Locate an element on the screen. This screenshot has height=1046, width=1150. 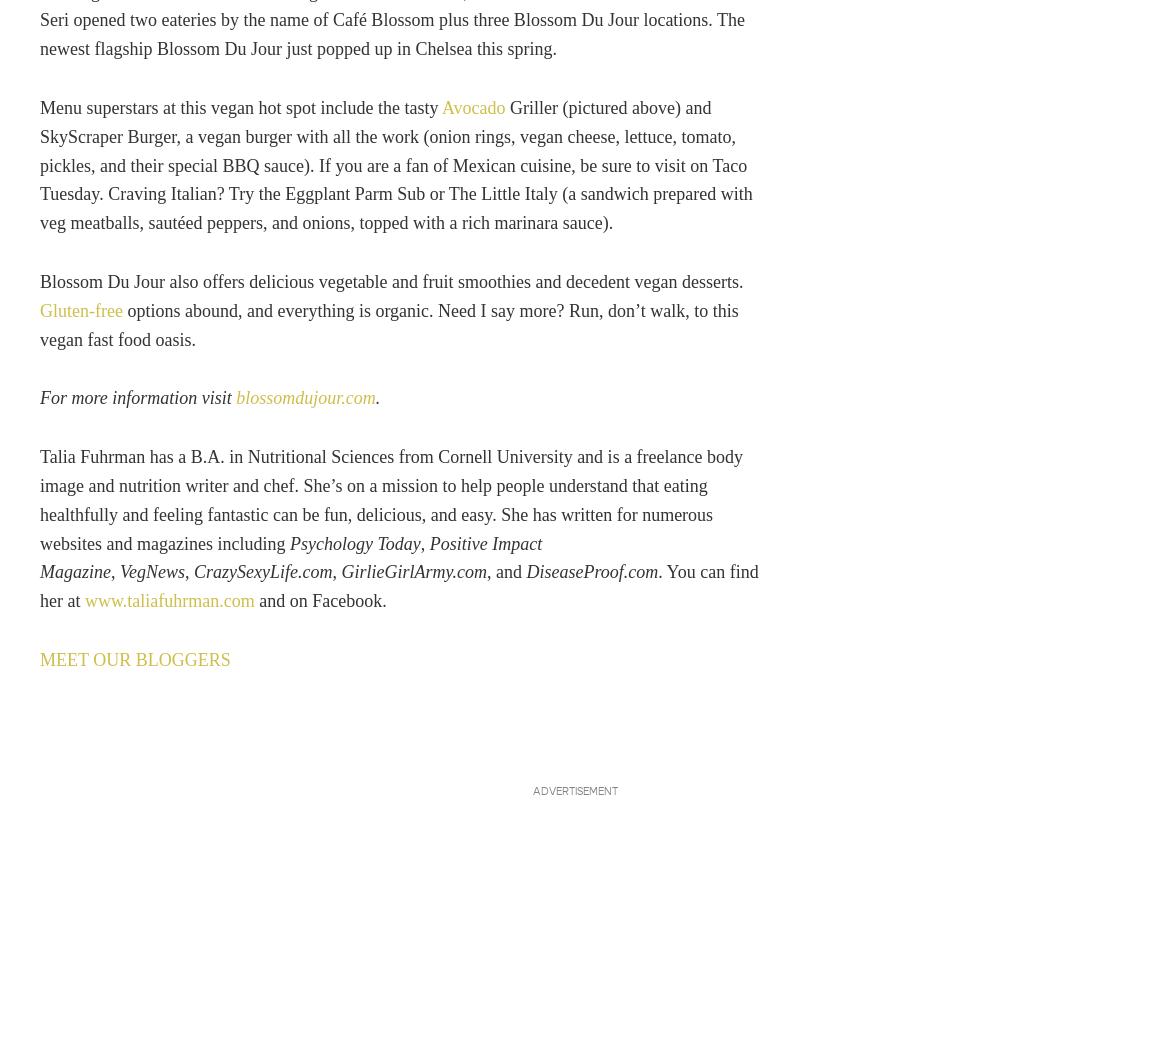
'. You can find her at' is located at coordinates (39, 586).